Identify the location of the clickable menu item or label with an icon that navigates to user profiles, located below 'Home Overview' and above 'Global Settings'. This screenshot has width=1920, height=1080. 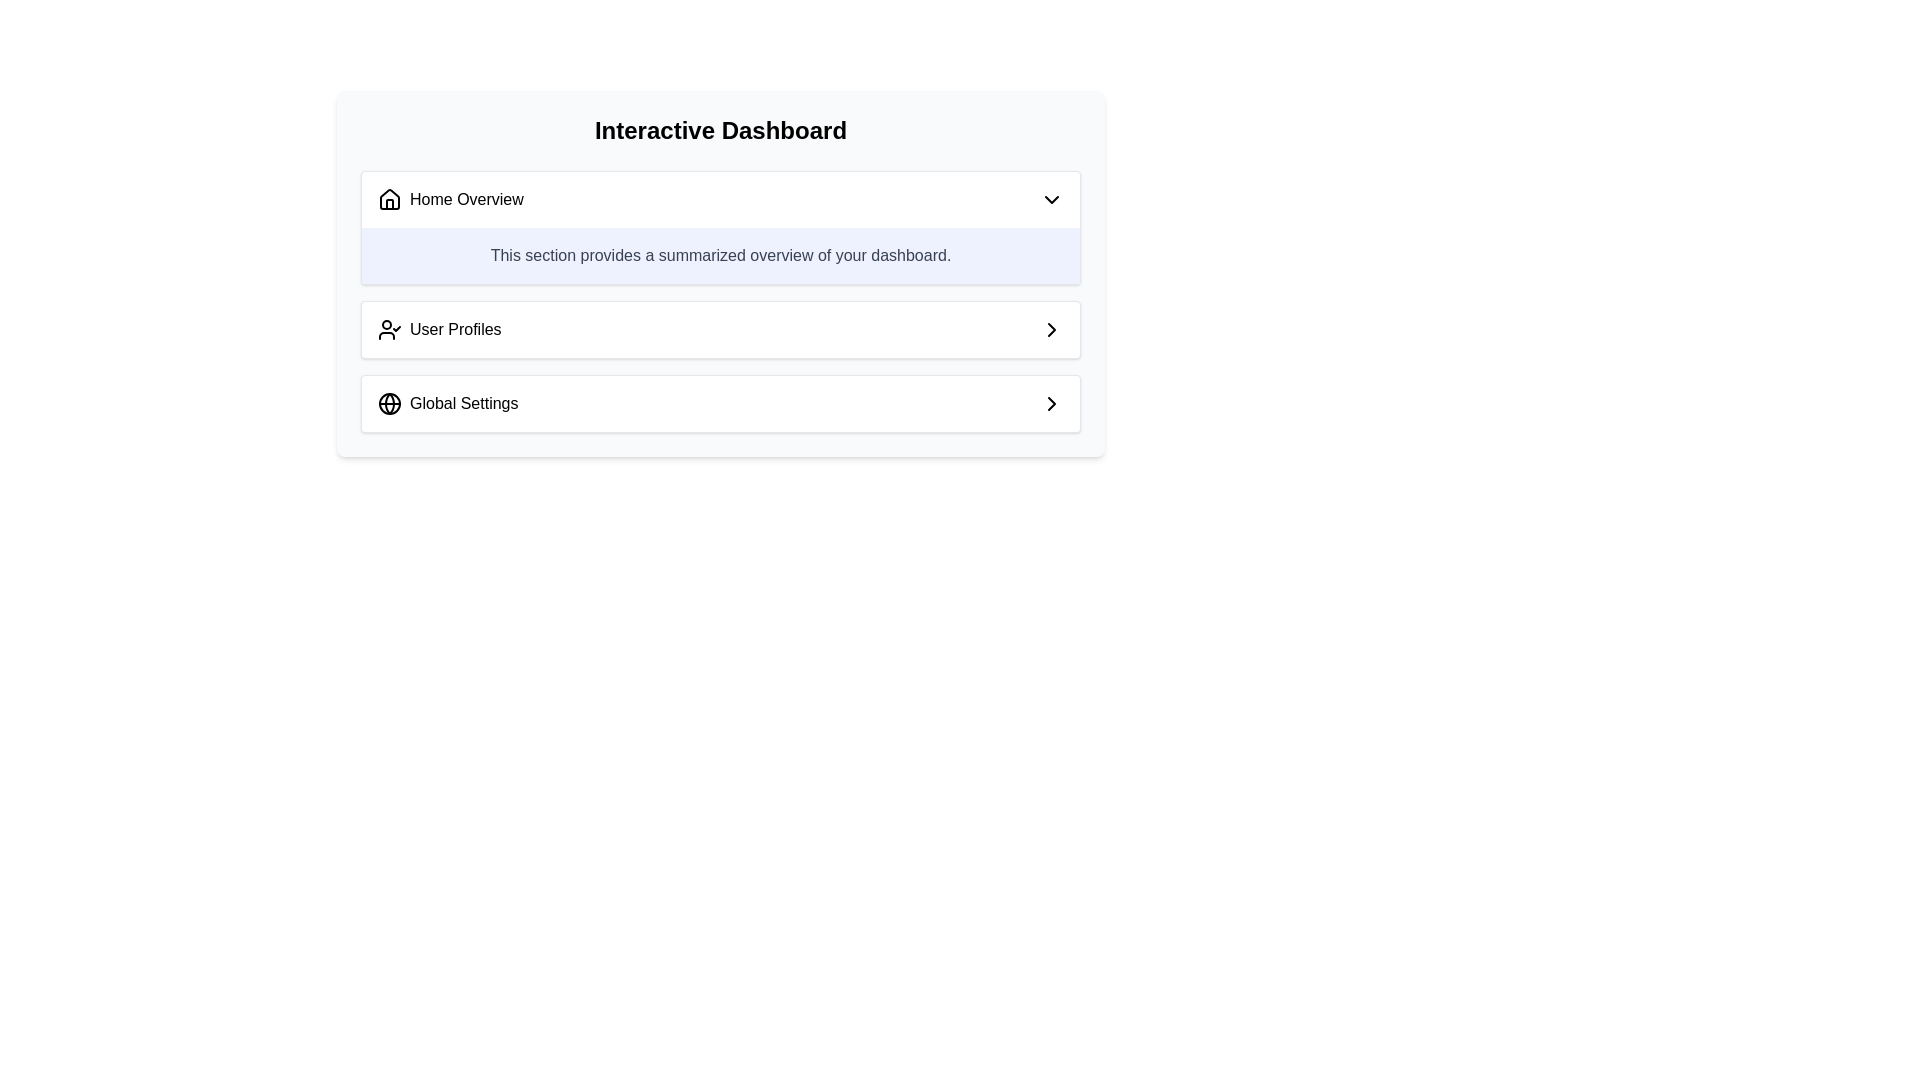
(438, 329).